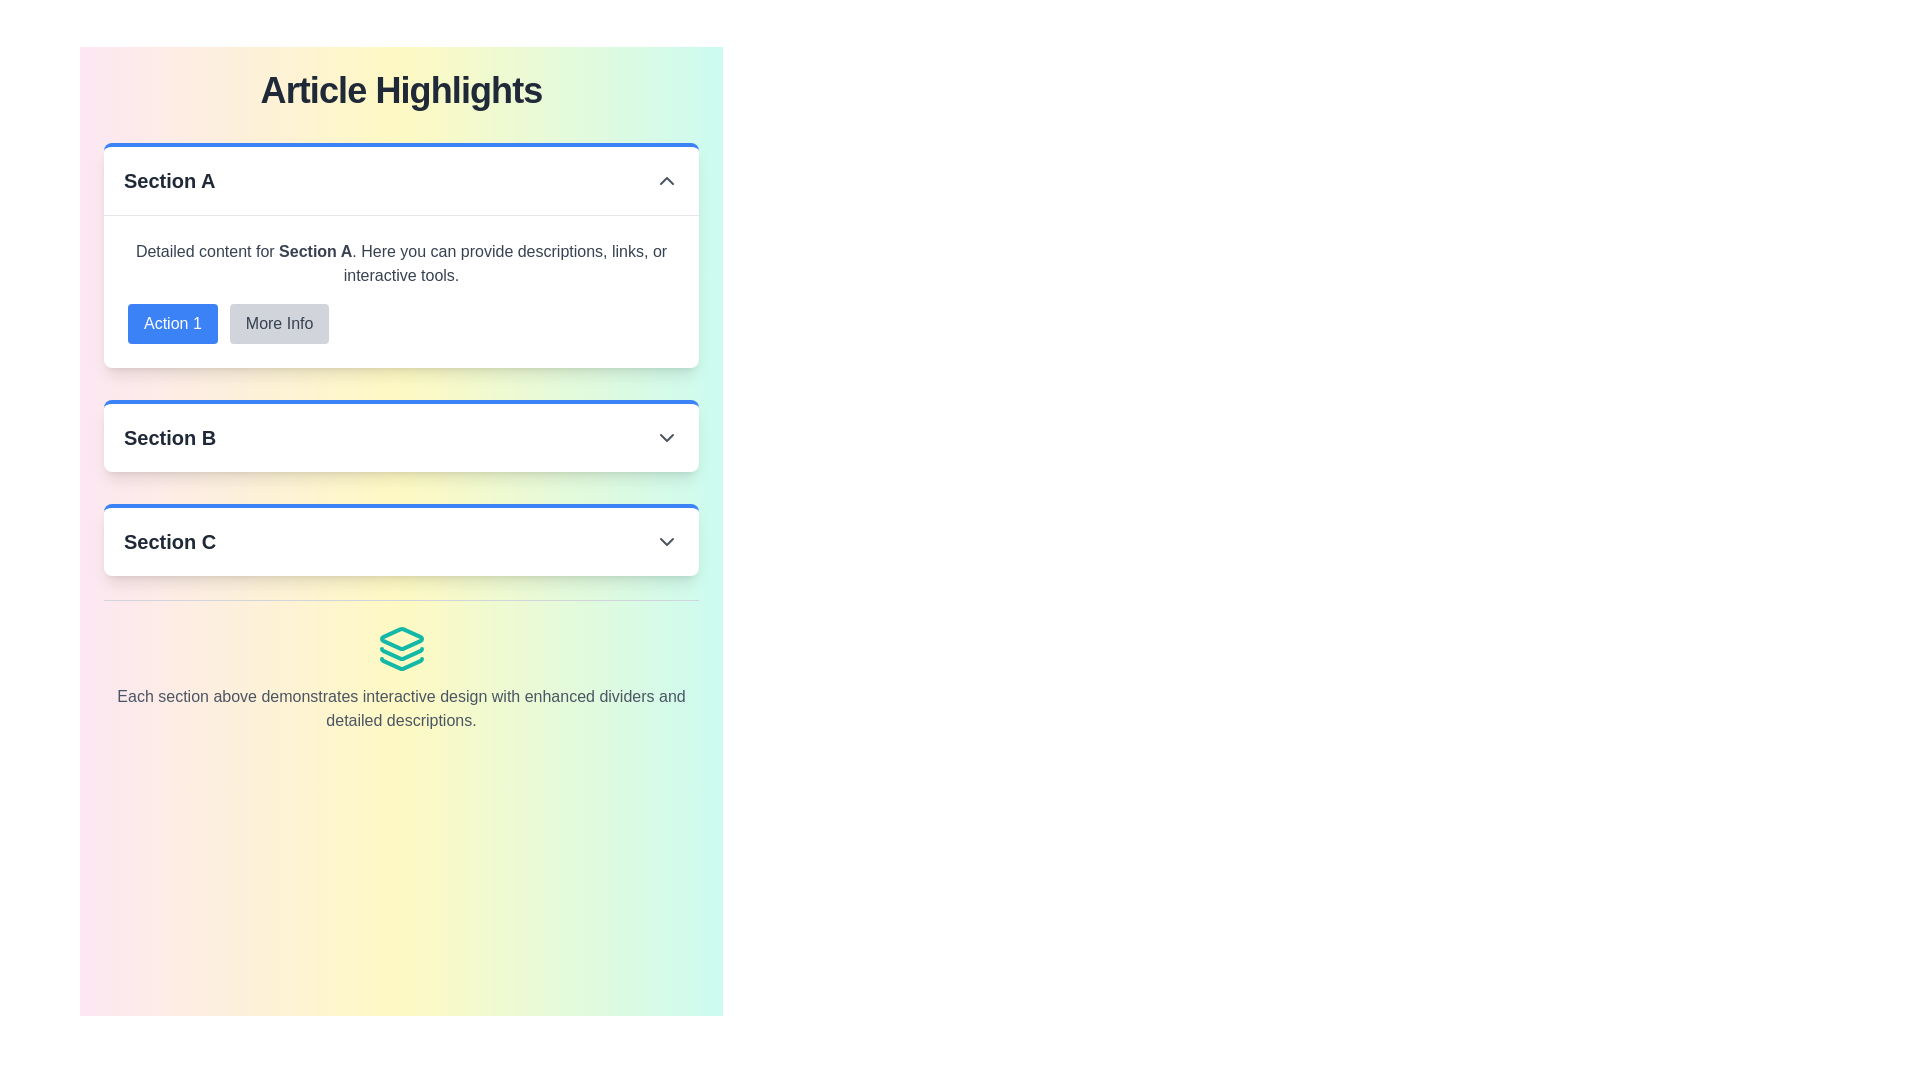 Image resolution: width=1920 pixels, height=1080 pixels. What do you see at coordinates (400, 262) in the screenshot?
I see `the Text Block that provides descriptive information about the content or functionality of 'Section A', located directly under the heading 'Section A'` at bounding box center [400, 262].